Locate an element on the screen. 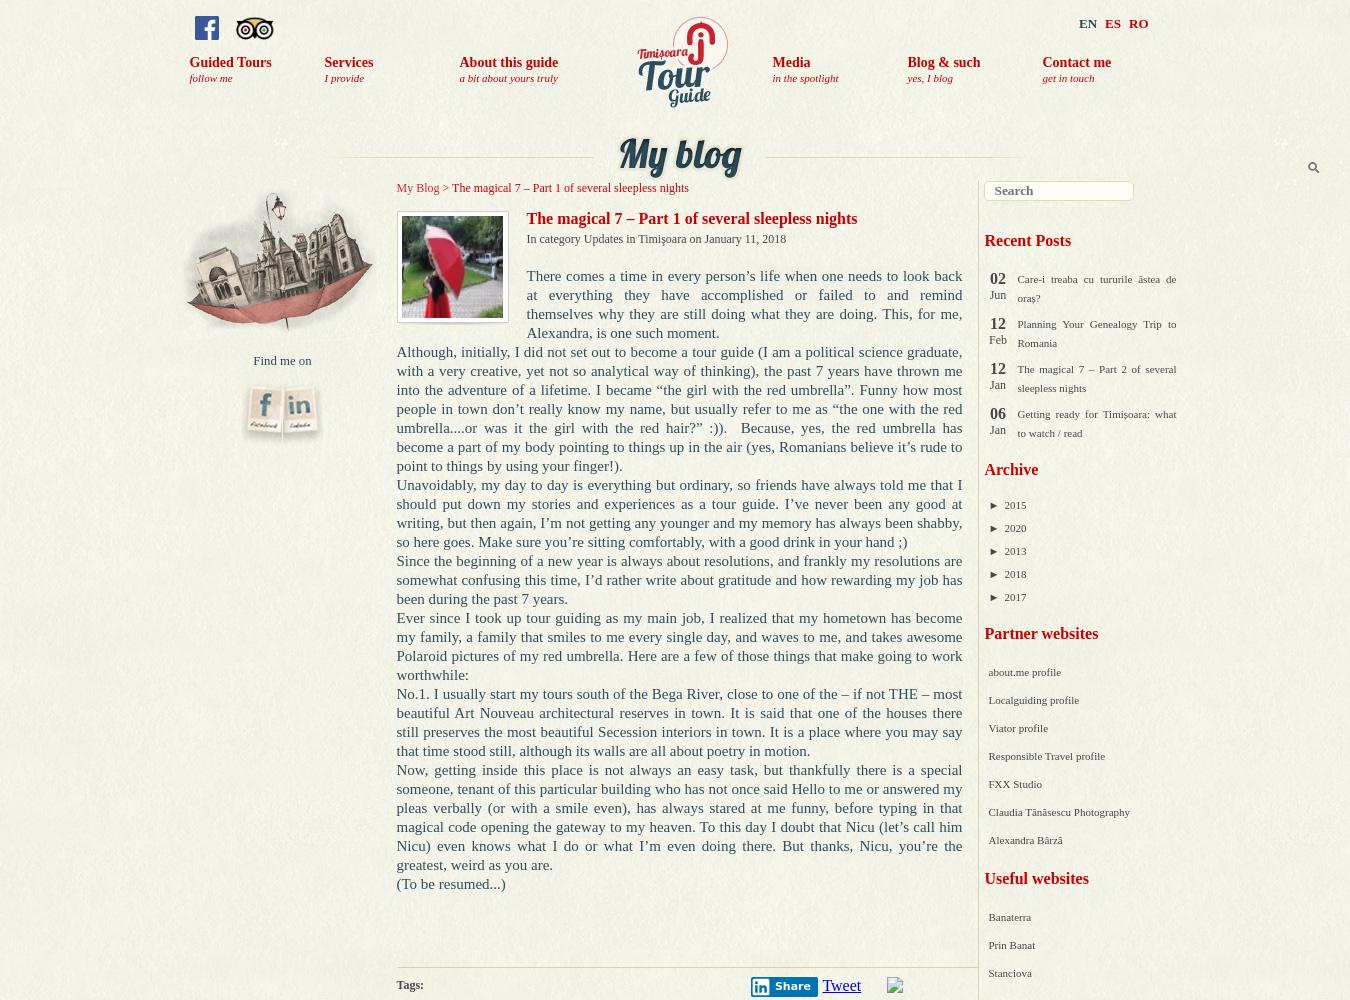  'Prin Banat' is located at coordinates (1010, 944).